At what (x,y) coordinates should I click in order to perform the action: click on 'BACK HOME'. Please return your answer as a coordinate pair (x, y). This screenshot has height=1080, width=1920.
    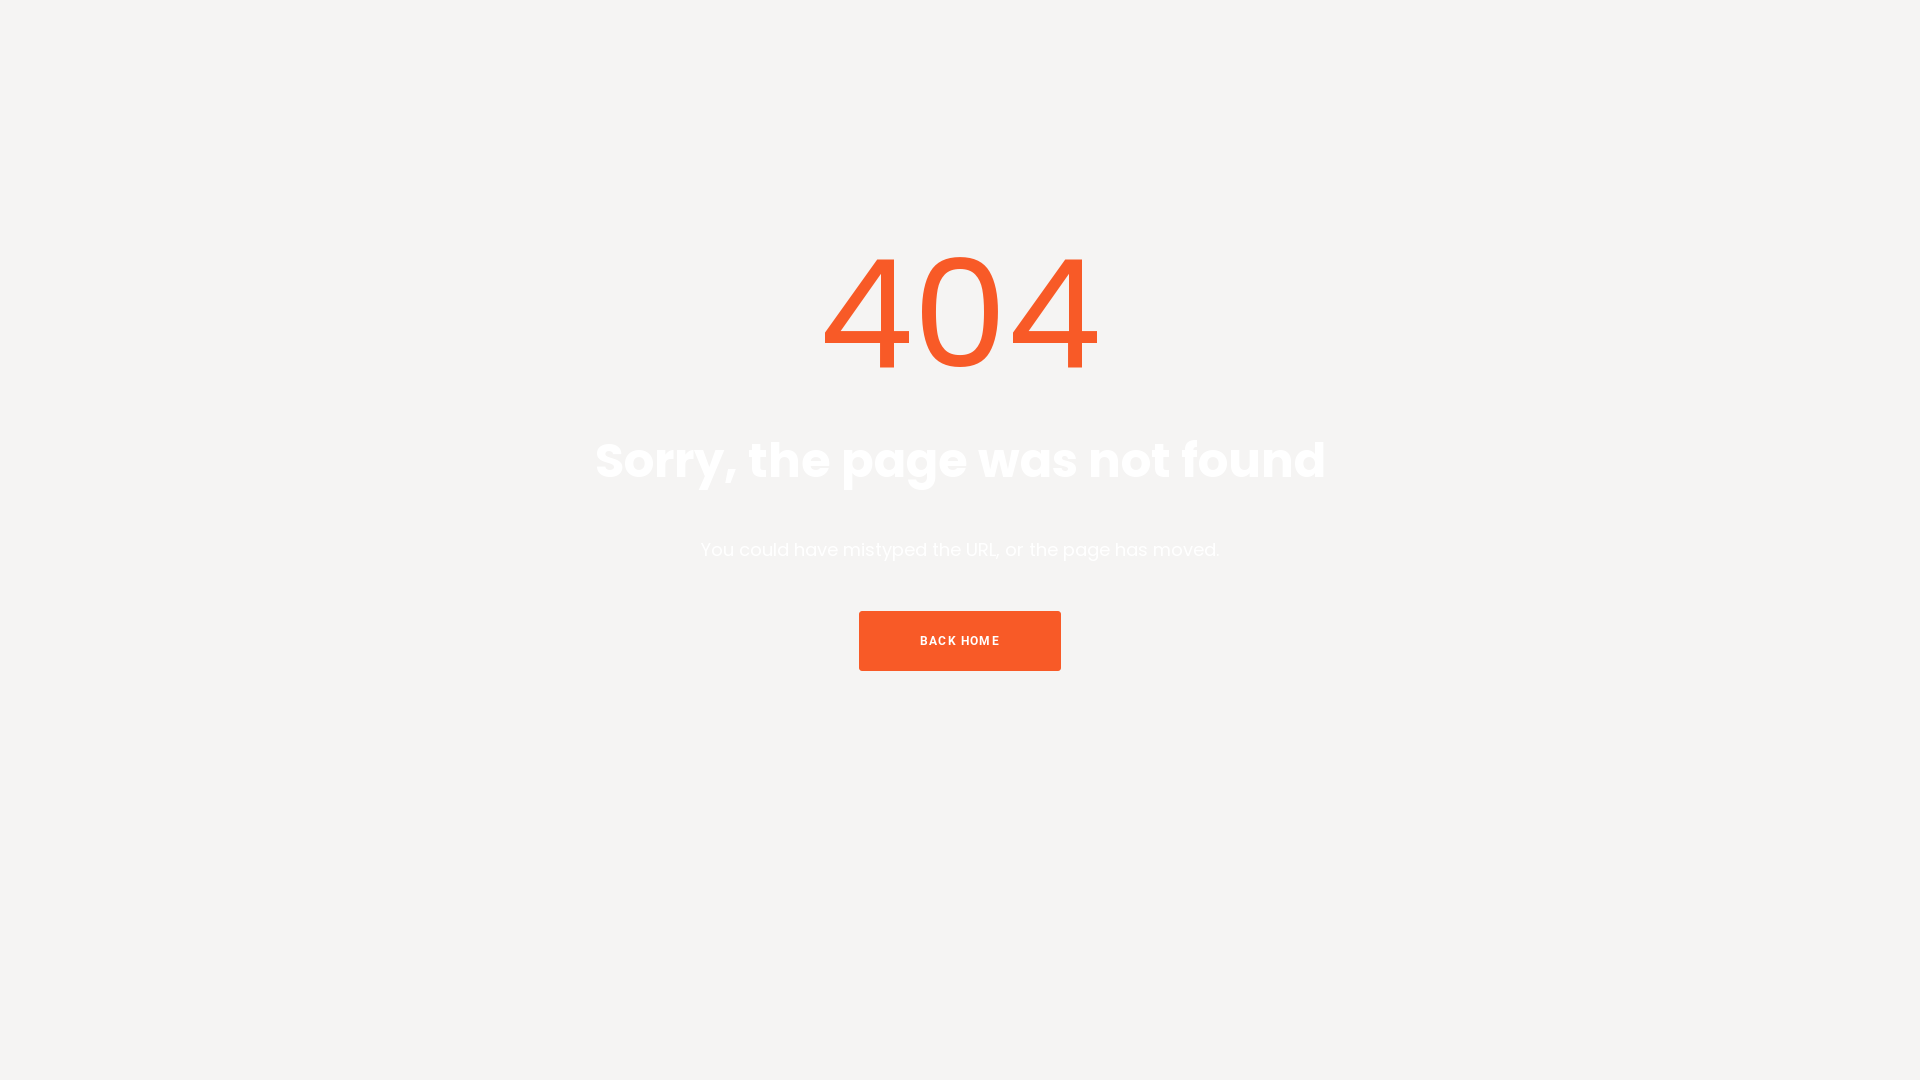
    Looking at the image, I should click on (960, 640).